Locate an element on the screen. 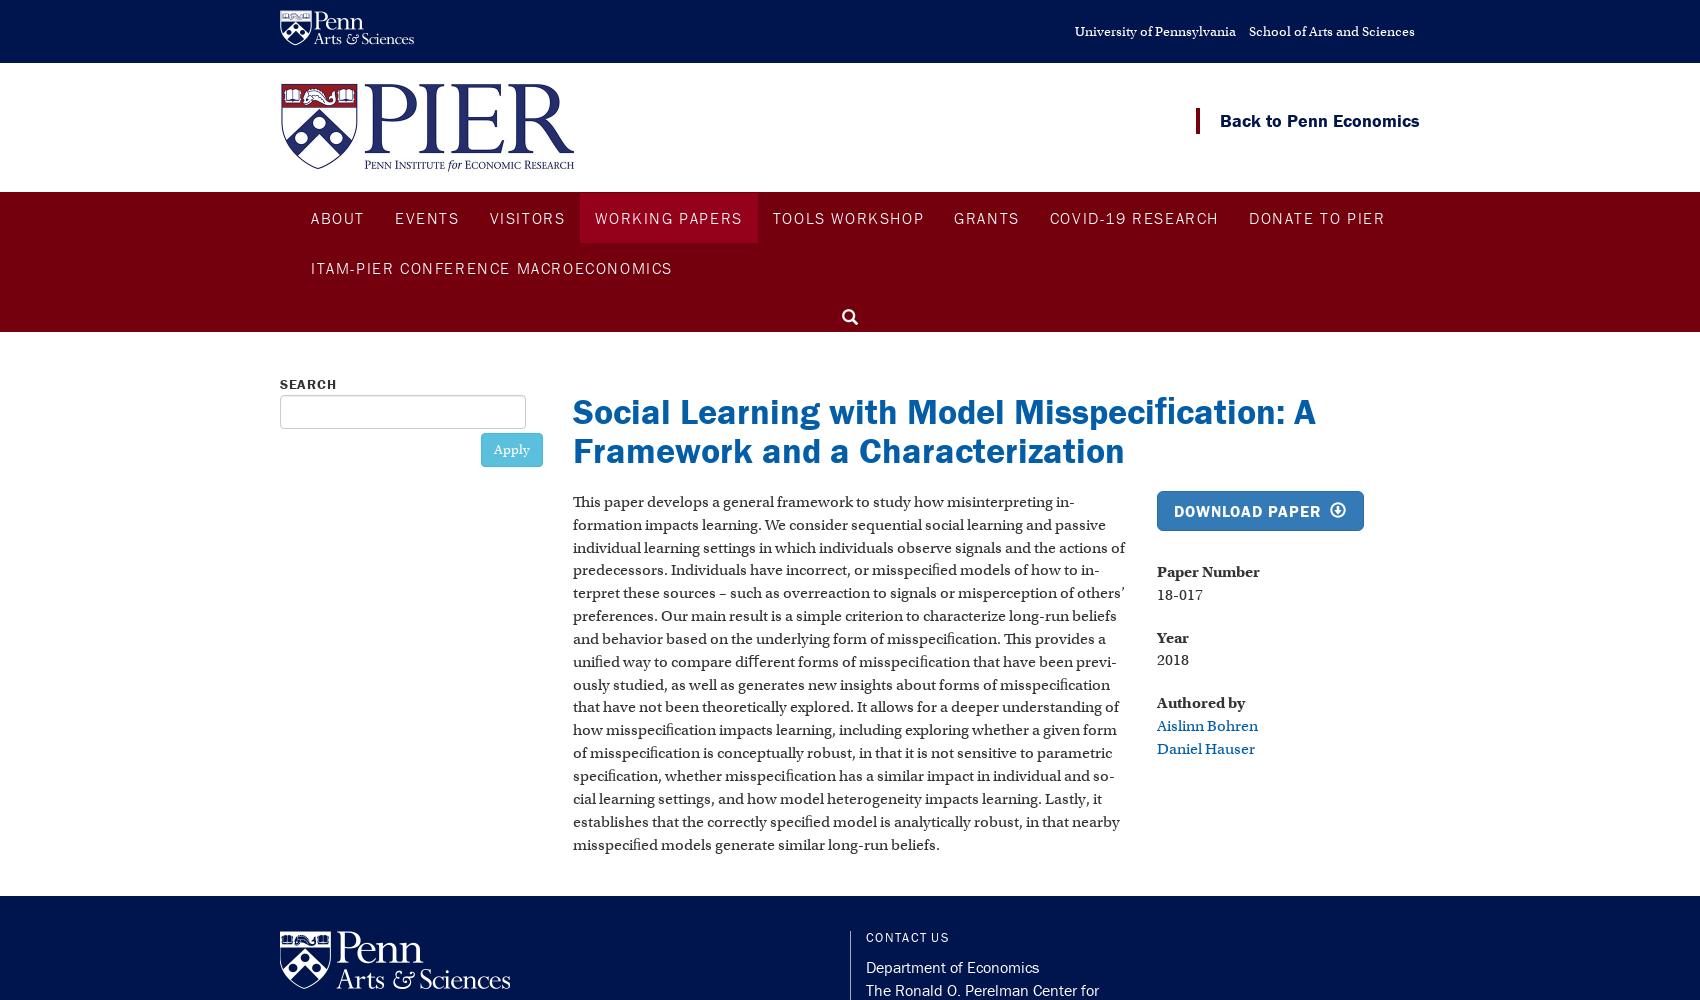 This screenshot has width=1700, height=1000. 'School of Arts and Sciences' is located at coordinates (1331, 31).